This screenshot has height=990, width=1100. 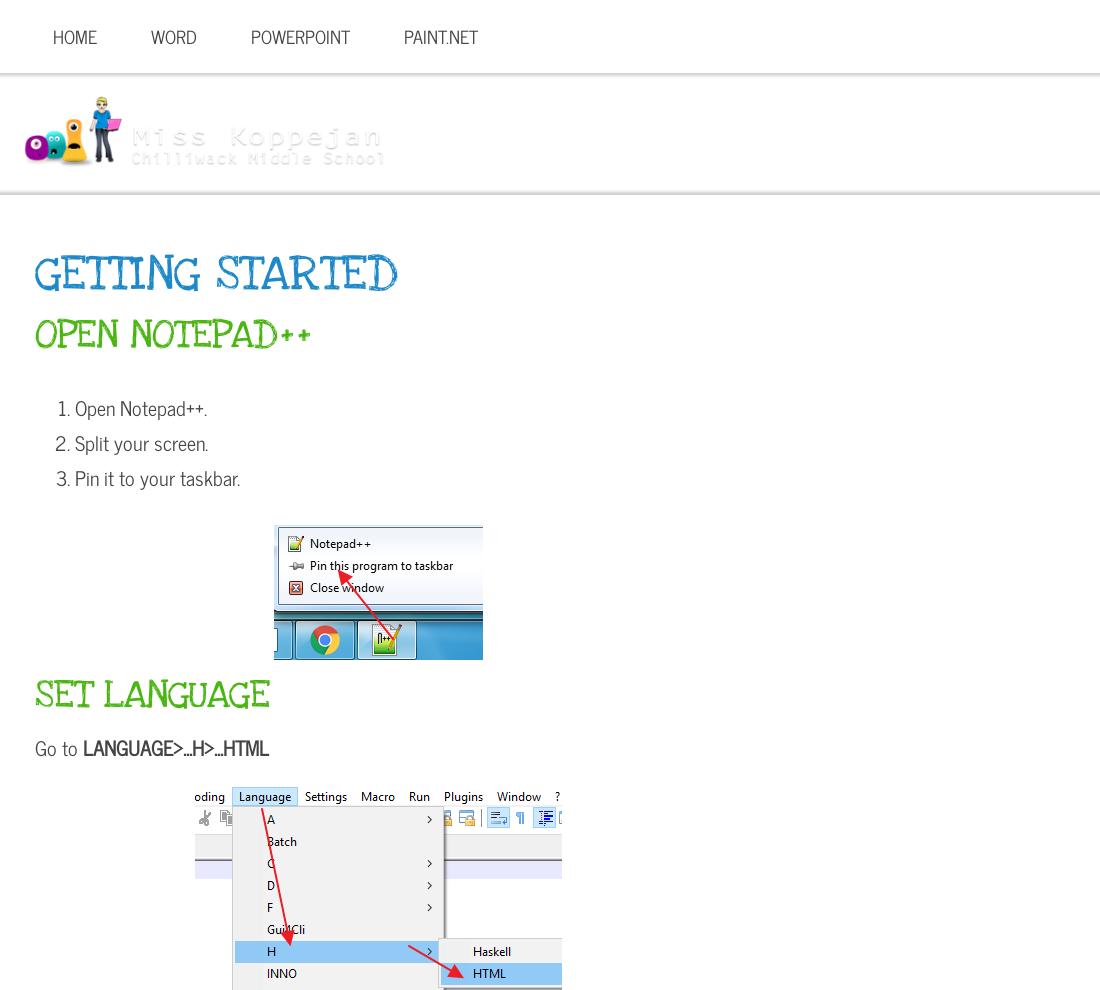 What do you see at coordinates (172, 334) in the screenshot?
I see `'Open Notepad++'` at bounding box center [172, 334].